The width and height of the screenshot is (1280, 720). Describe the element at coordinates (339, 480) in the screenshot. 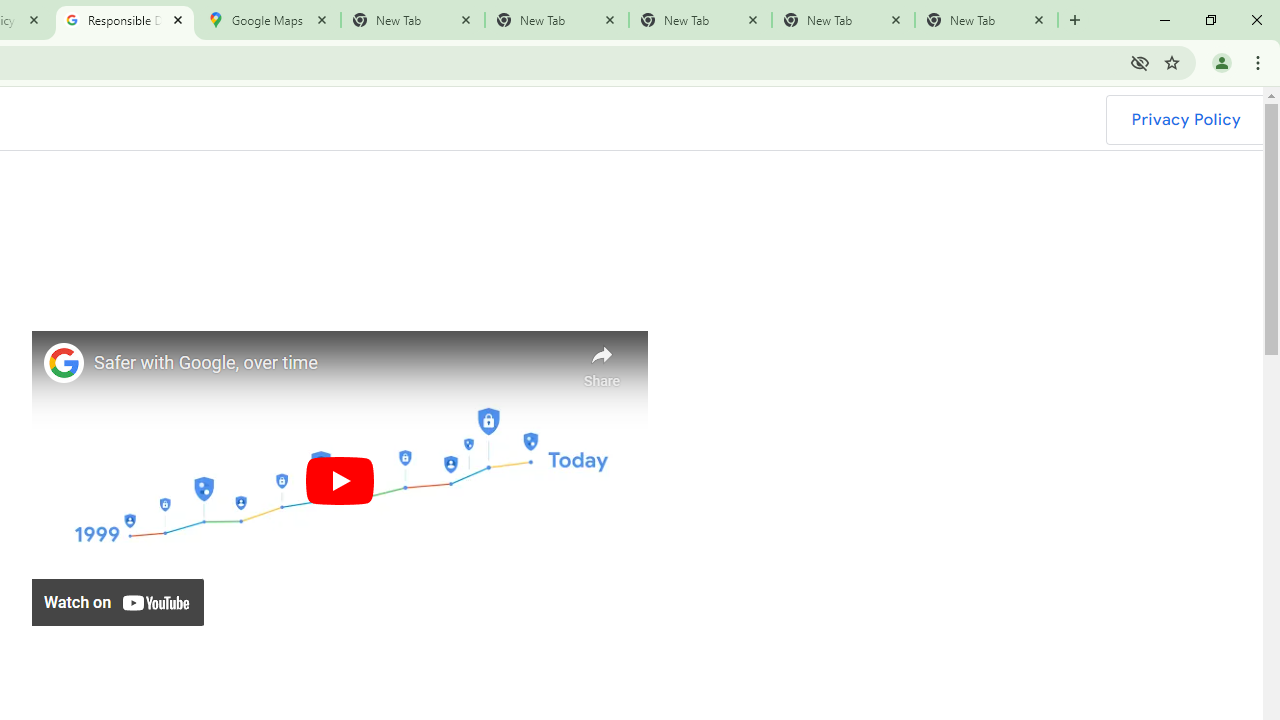

I see `'Play'` at that location.